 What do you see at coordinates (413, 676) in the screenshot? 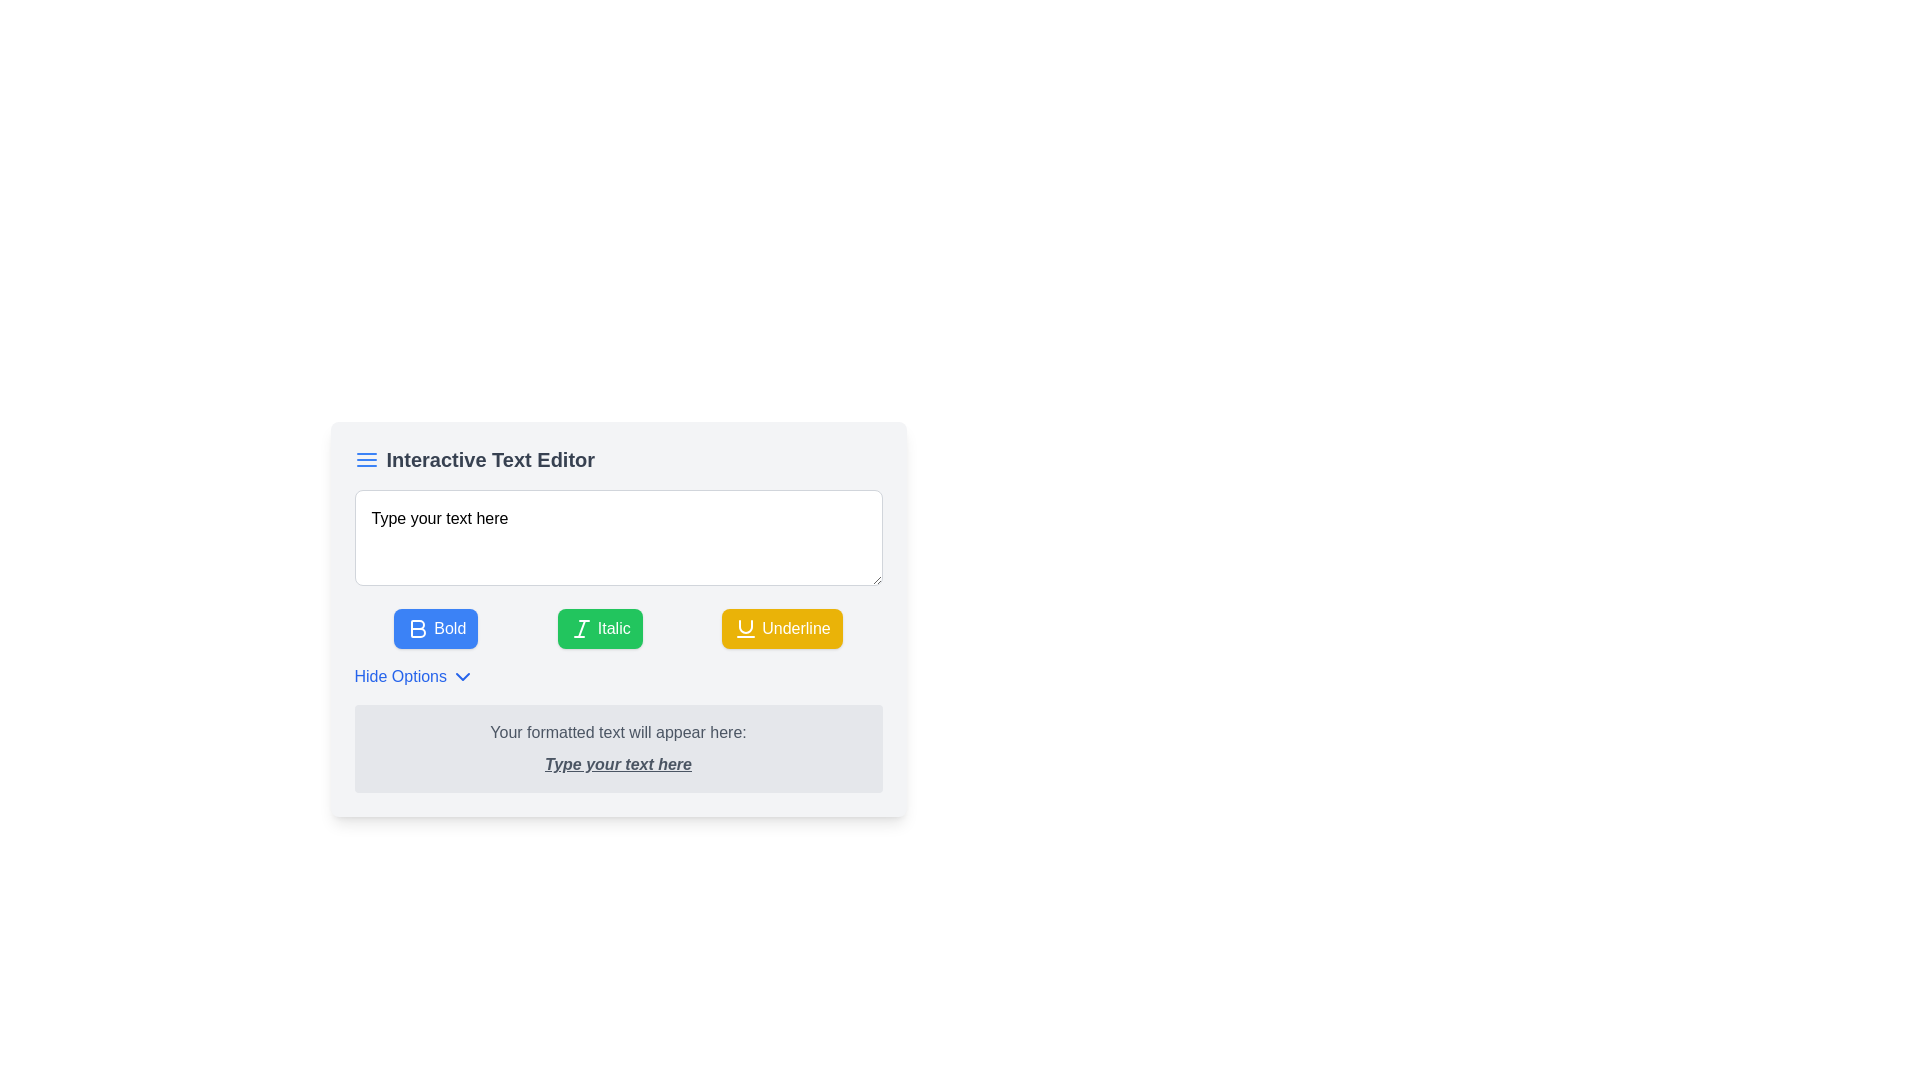
I see `the toggle button below the formatting buttons in the interactive text editor` at bounding box center [413, 676].